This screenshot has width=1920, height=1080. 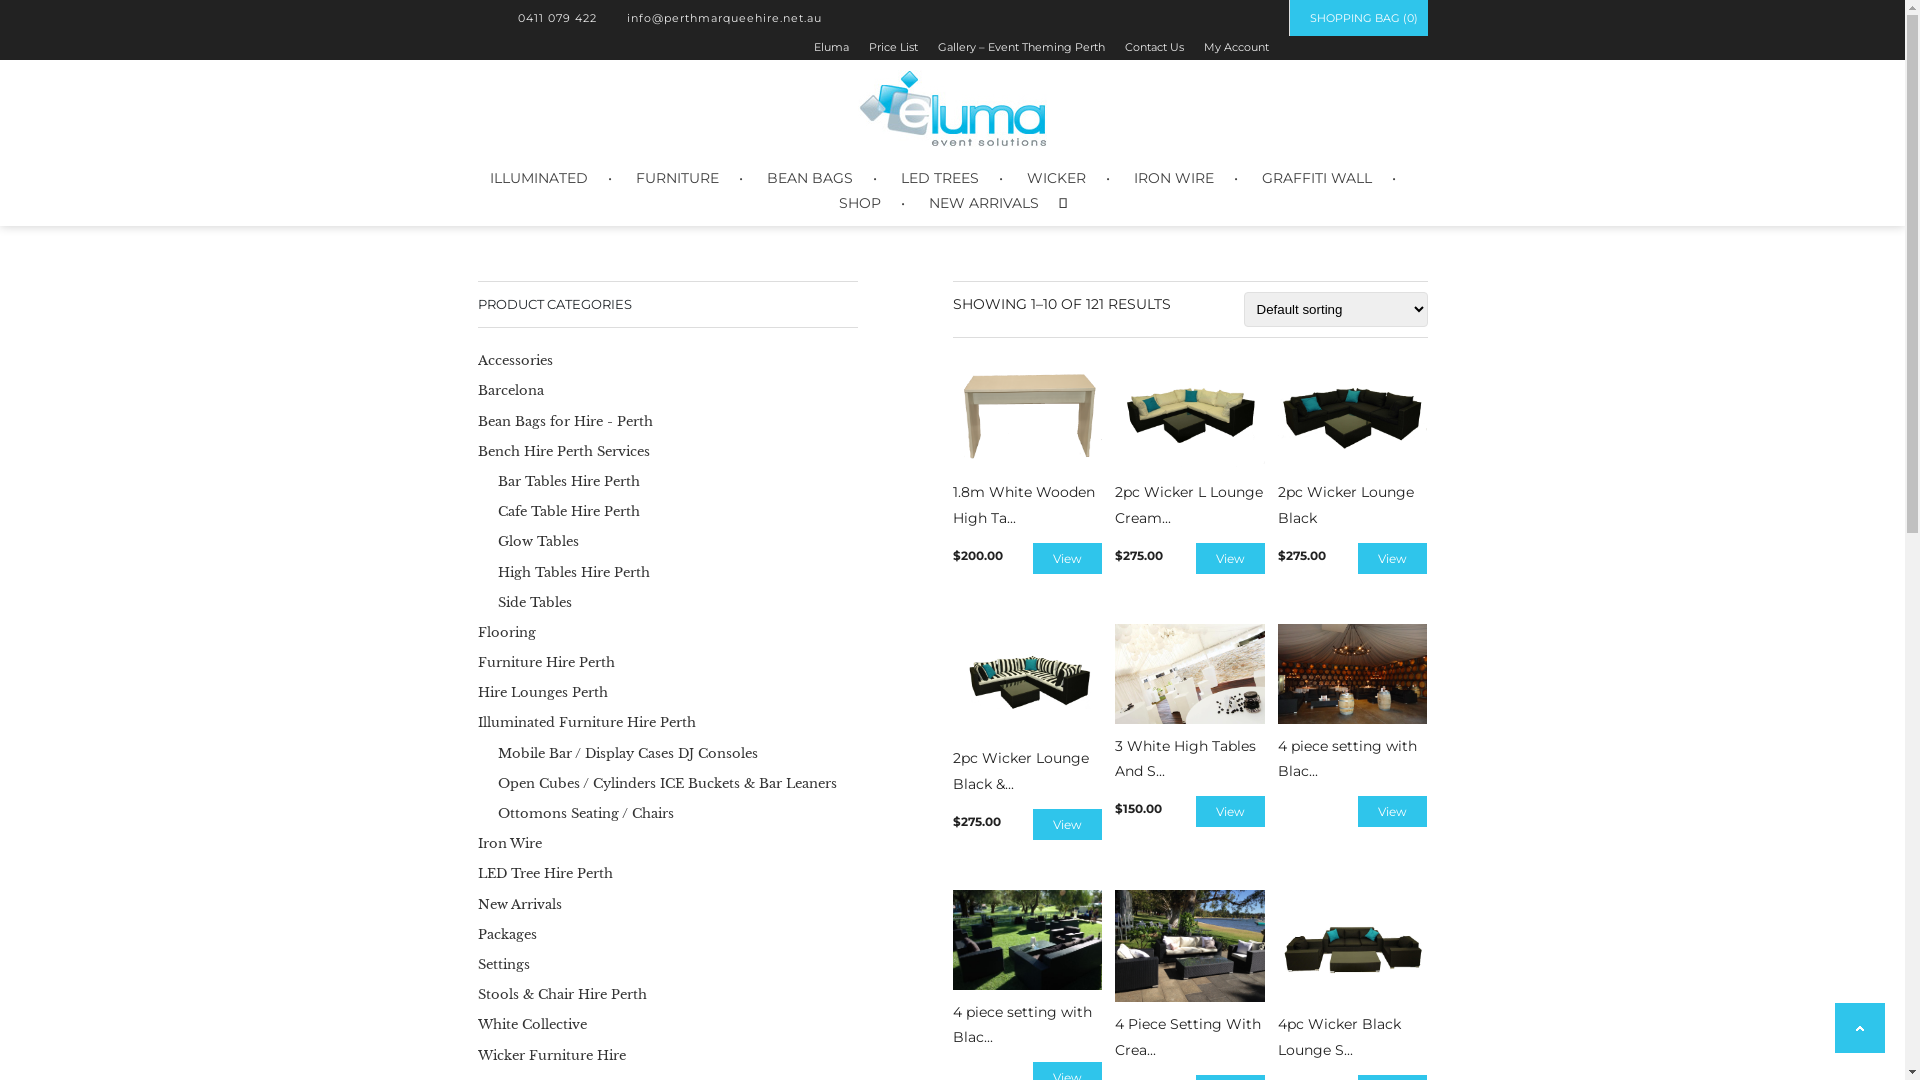 What do you see at coordinates (1066, 558) in the screenshot?
I see `'View'` at bounding box center [1066, 558].